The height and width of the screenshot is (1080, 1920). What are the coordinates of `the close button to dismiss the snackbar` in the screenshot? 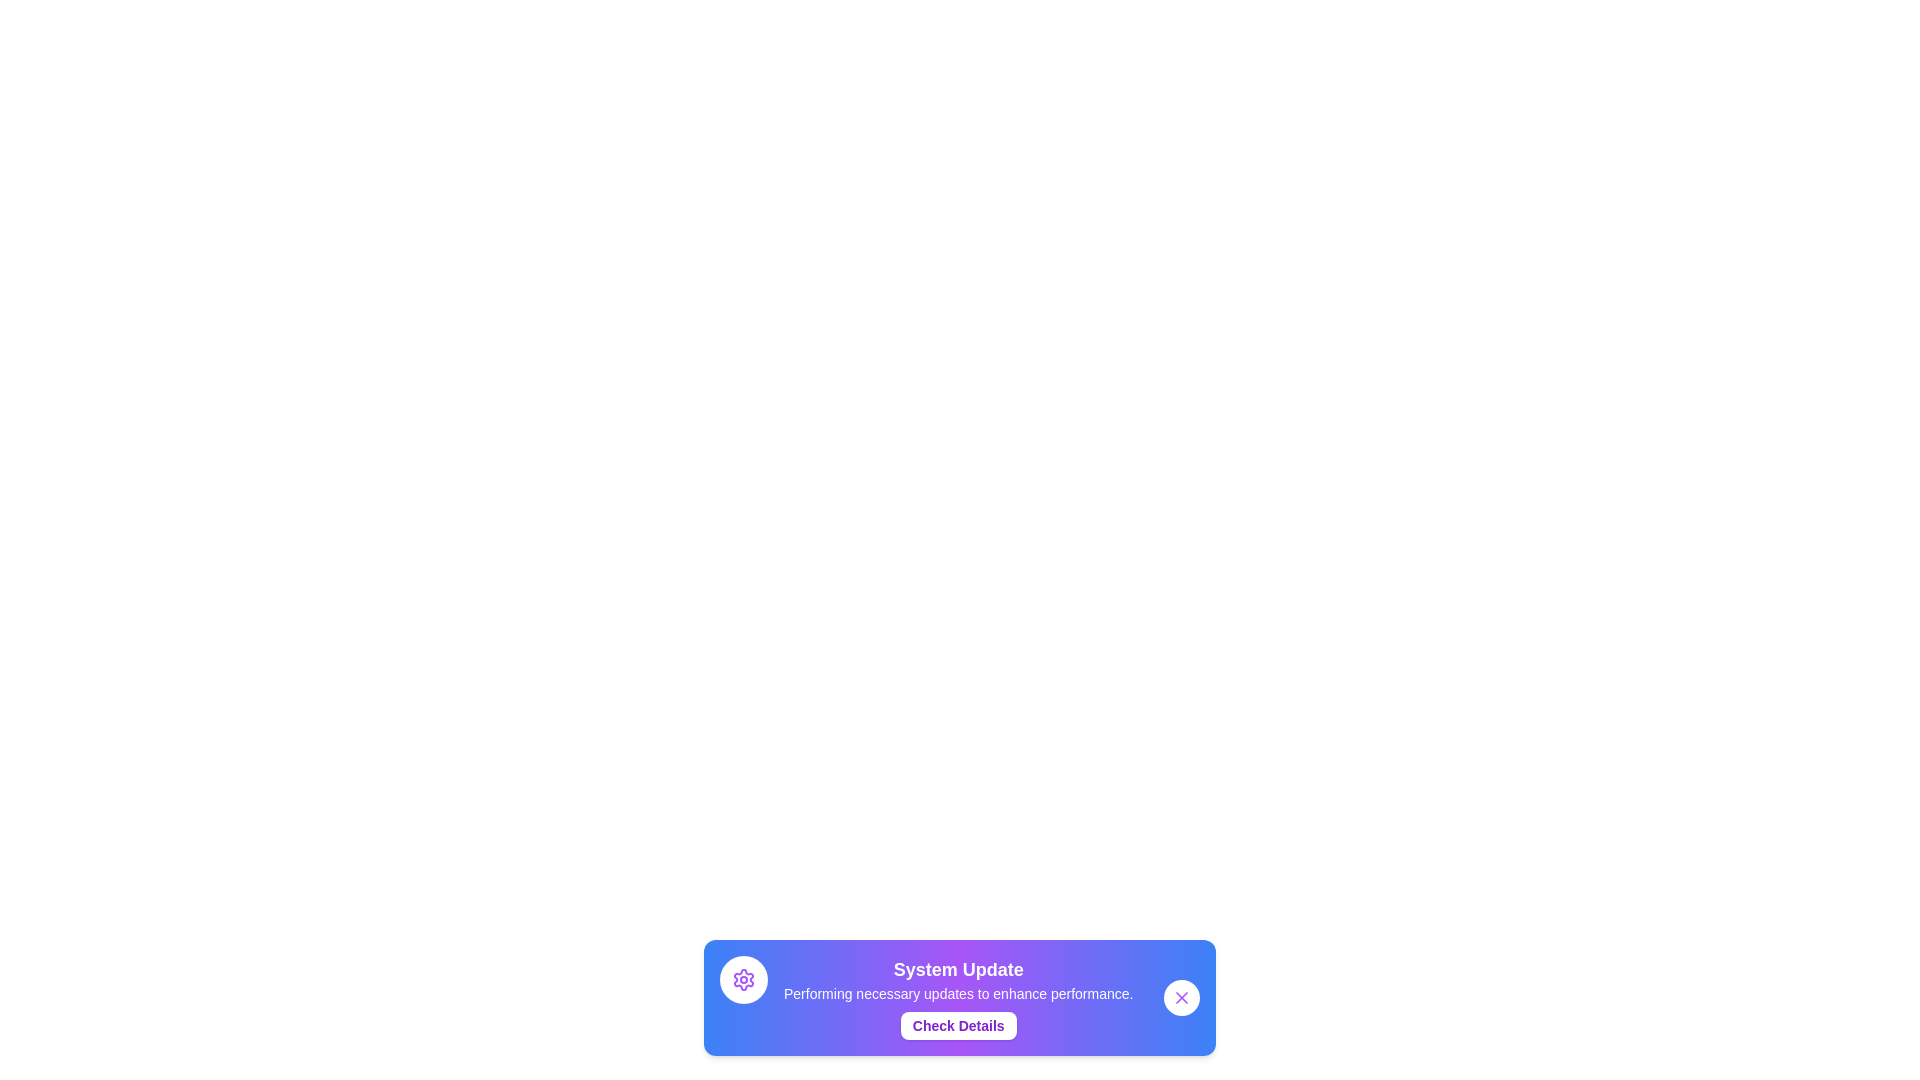 It's located at (1181, 998).